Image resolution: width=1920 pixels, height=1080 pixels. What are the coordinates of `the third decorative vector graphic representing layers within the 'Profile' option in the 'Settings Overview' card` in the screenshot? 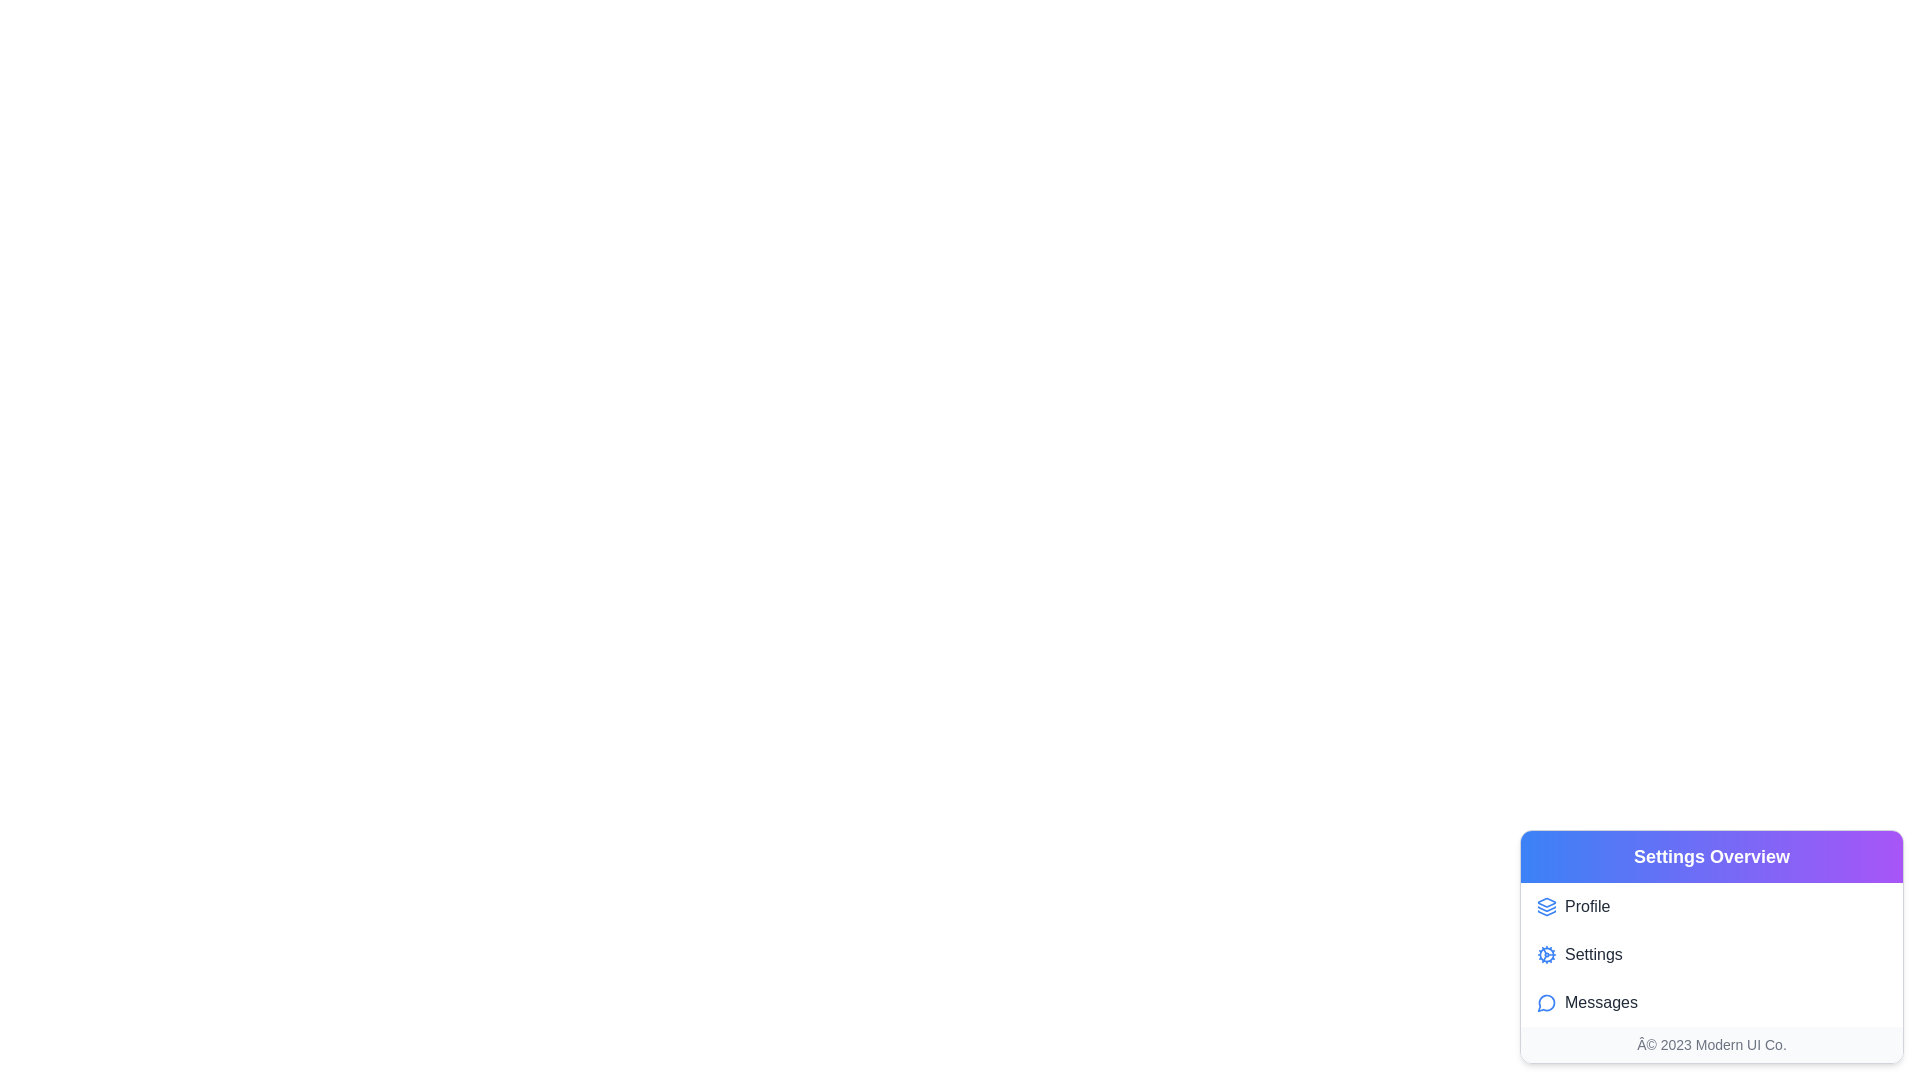 It's located at (1545, 913).